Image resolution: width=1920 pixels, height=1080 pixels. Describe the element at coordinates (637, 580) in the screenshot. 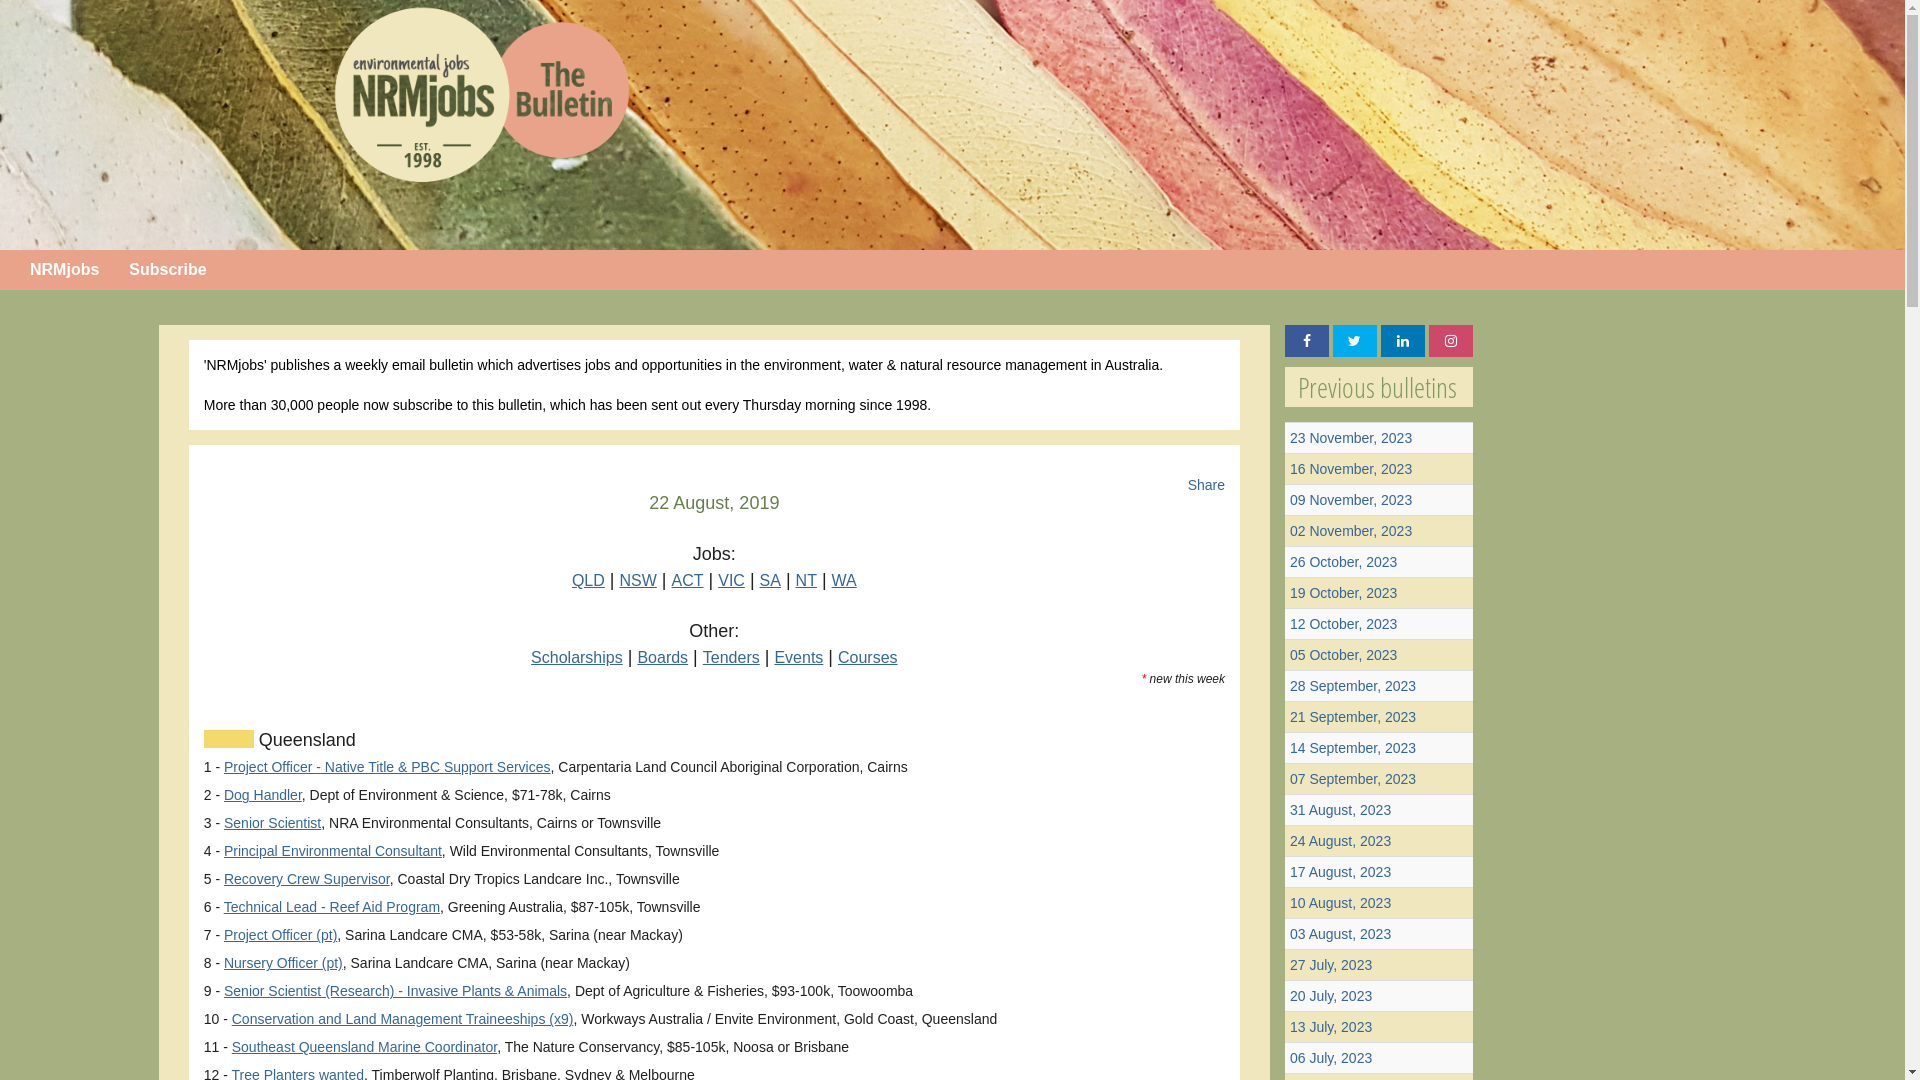

I see `'NSW'` at that location.